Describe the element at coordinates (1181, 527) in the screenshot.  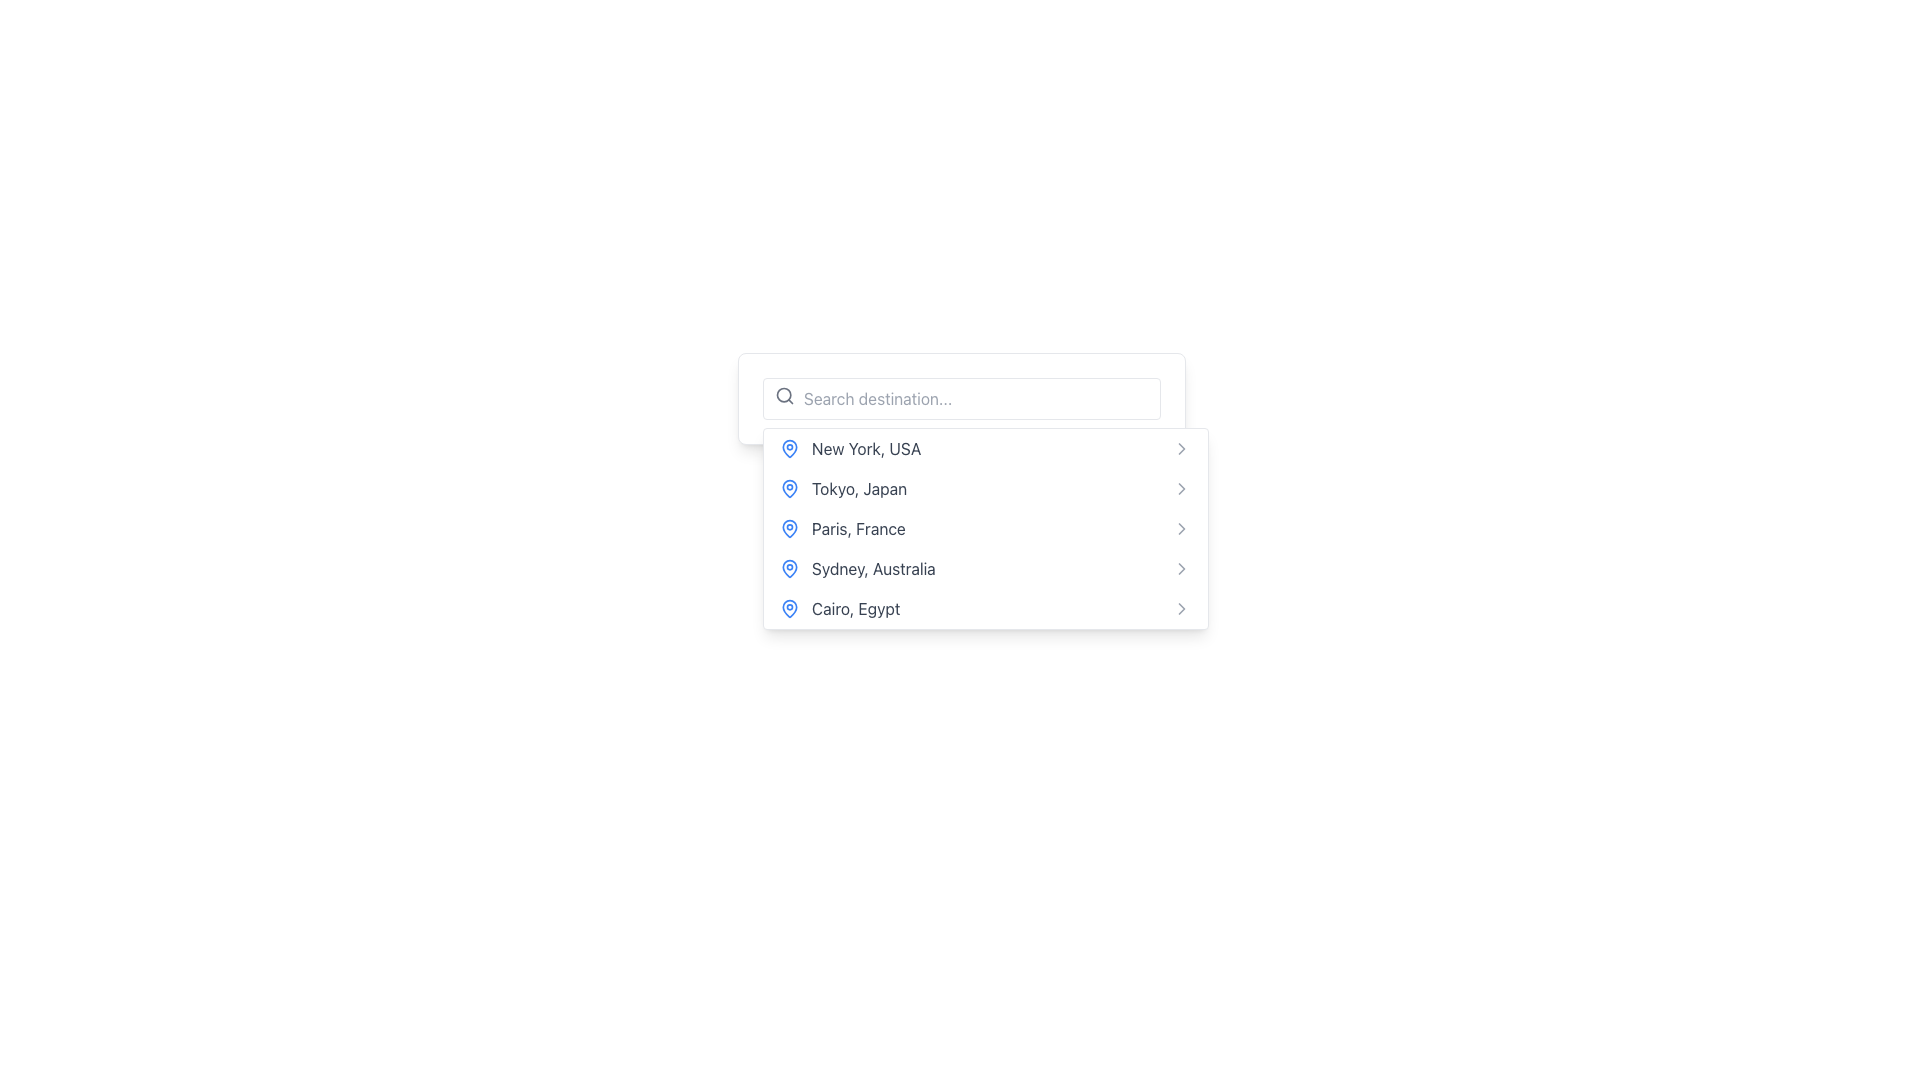
I see `the visual indicator icon located to the far right of the 'Paris, France' list item, which suggests further navigation or expansion for the associated item` at that location.